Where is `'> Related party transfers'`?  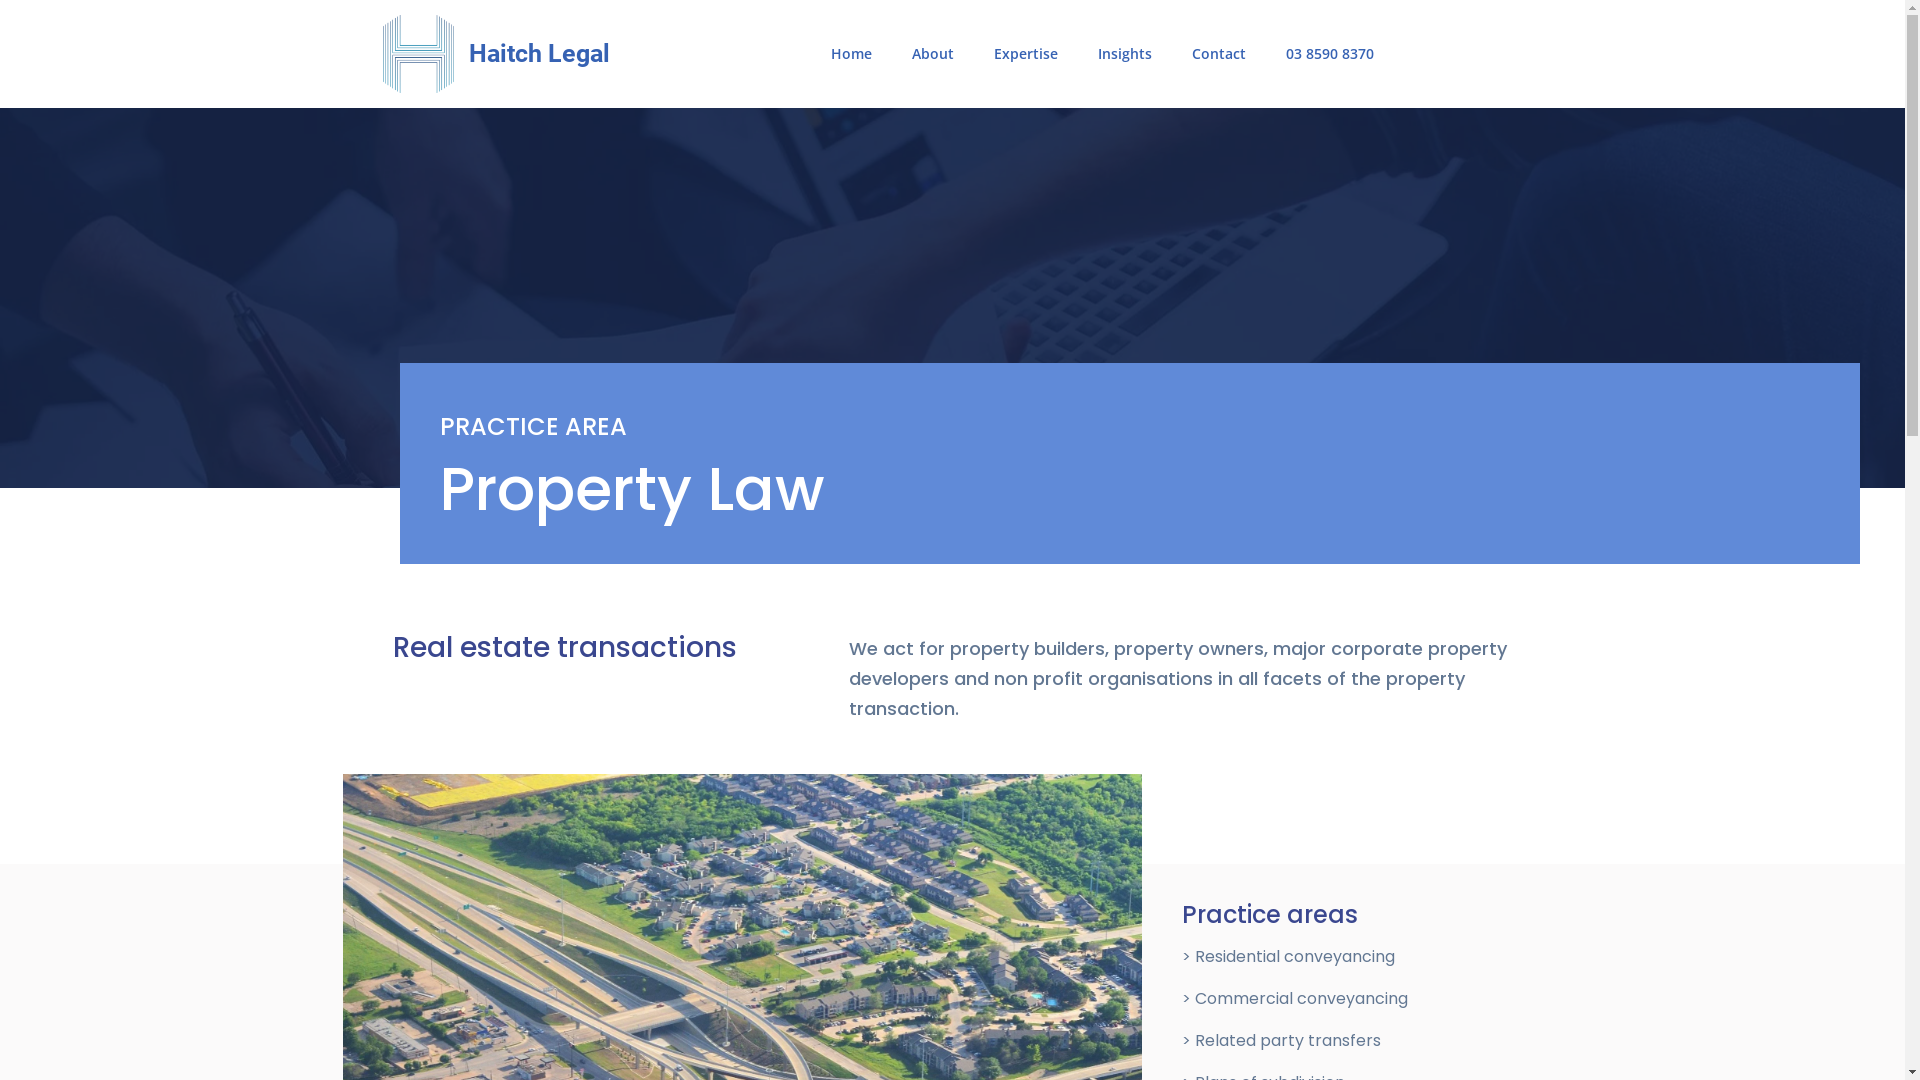
'> Related party transfers' is located at coordinates (1181, 1039).